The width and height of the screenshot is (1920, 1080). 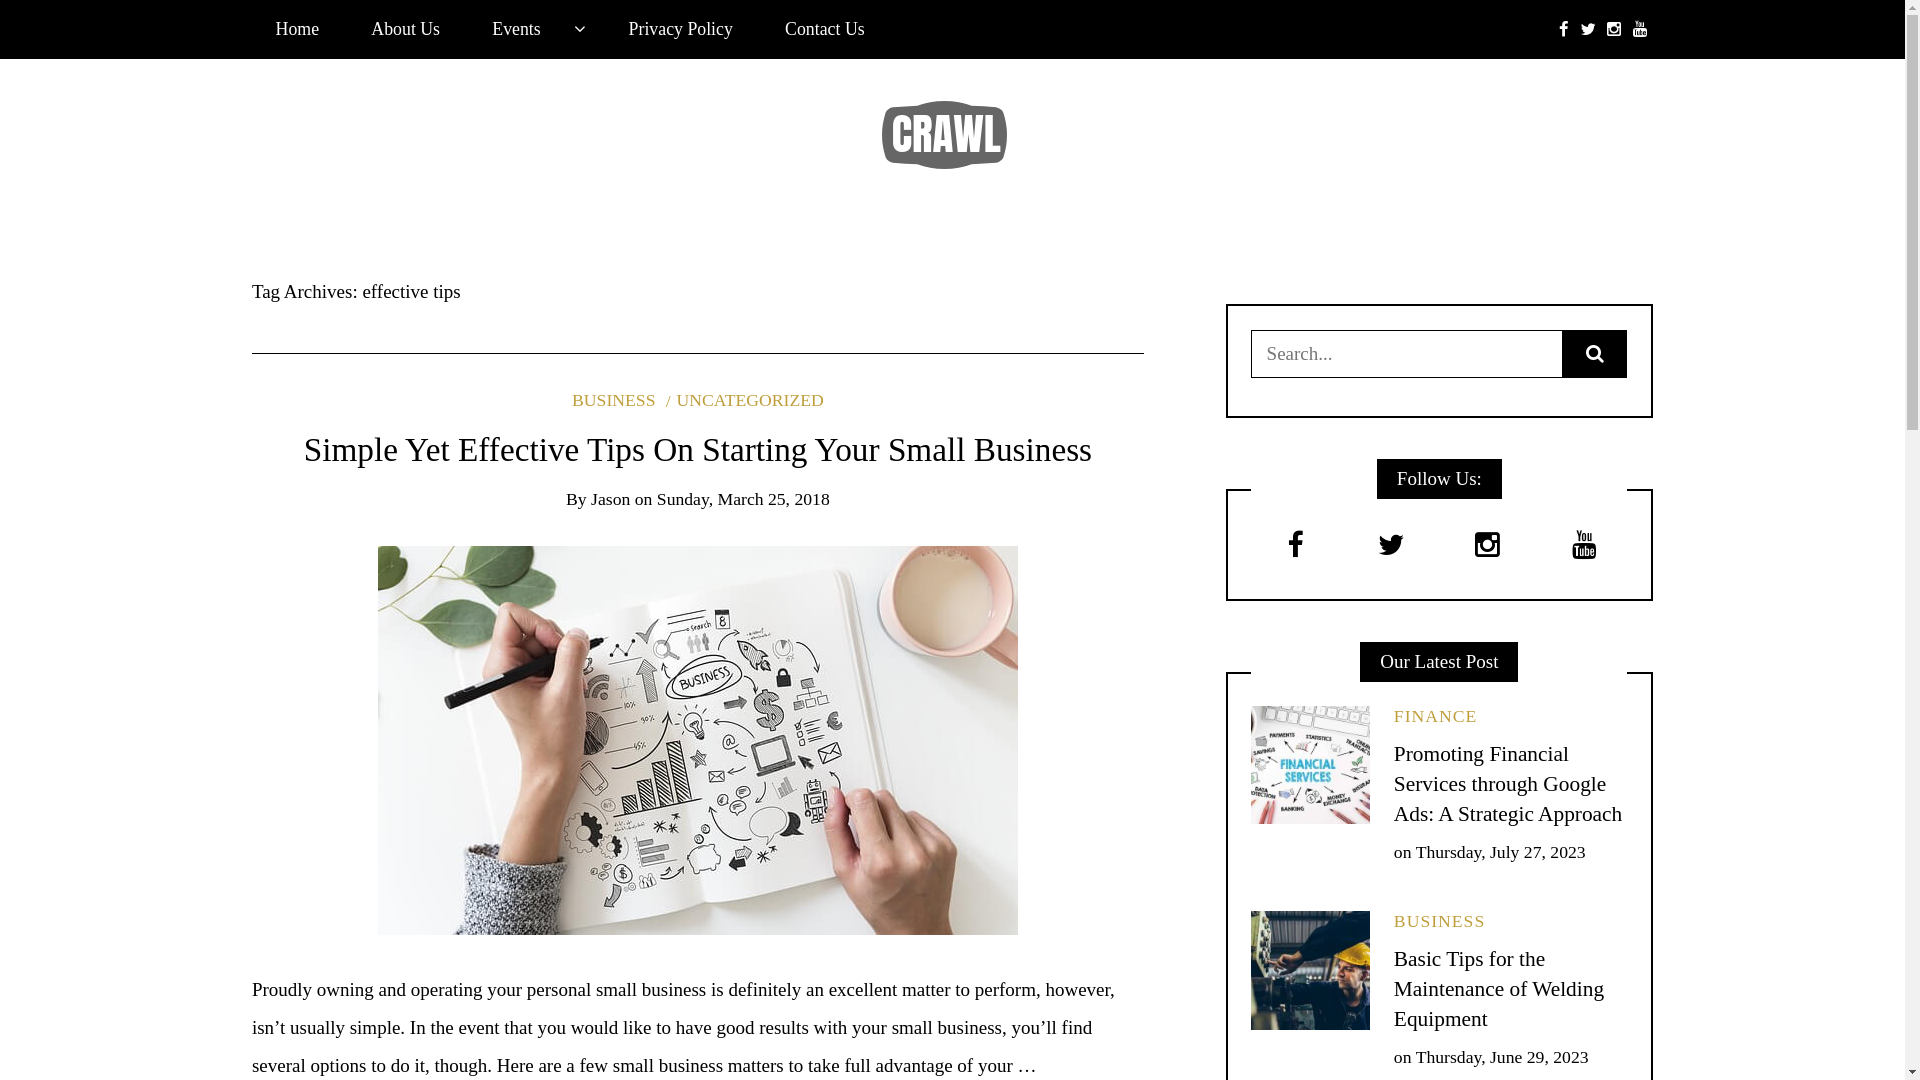 What do you see at coordinates (296, 29) in the screenshot?
I see `'Home'` at bounding box center [296, 29].